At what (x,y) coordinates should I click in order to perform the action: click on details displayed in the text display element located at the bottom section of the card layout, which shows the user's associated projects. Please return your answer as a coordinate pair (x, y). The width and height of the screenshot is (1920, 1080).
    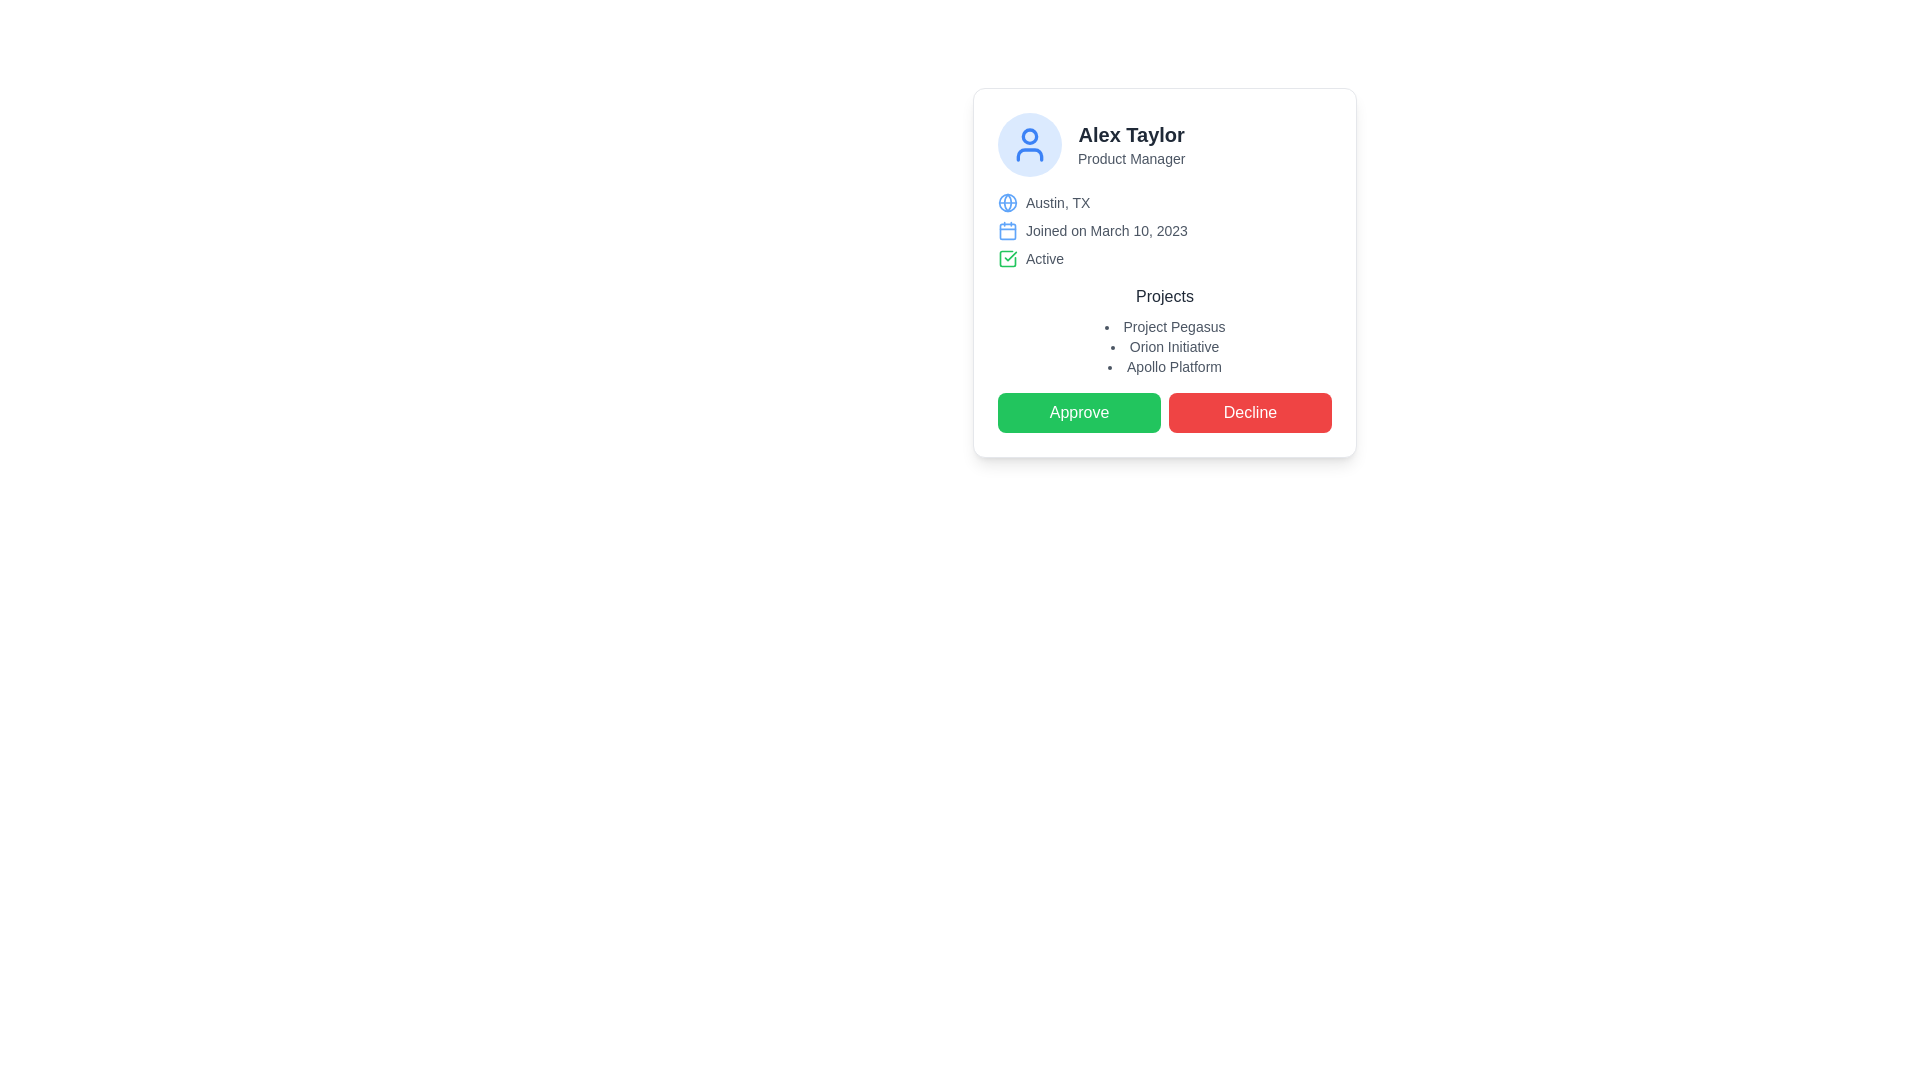
    Looking at the image, I should click on (1165, 330).